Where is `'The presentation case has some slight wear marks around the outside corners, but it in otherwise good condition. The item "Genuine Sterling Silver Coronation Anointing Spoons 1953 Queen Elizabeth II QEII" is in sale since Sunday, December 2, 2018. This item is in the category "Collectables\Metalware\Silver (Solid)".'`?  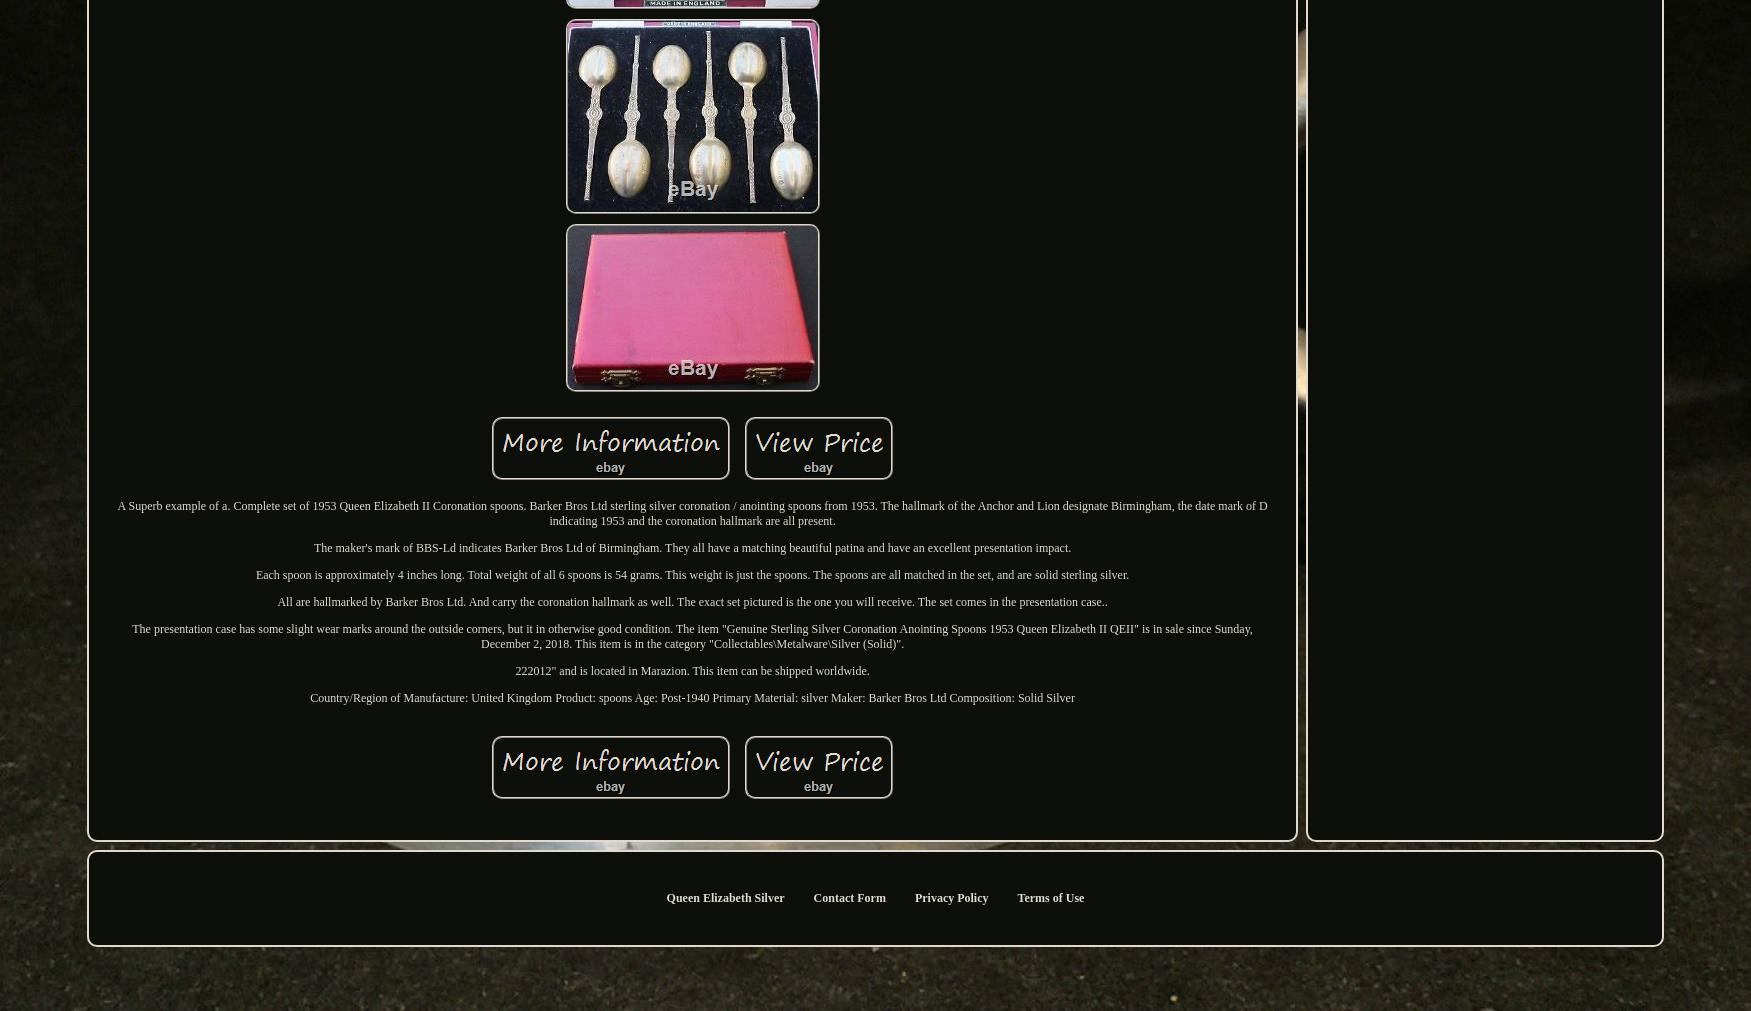 'The presentation case has some slight wear marks around the outside corners, but it in otherwise good condition. The item "Genuine Sterling Silver Coronation Anointing Spoons 1953 Queen Elizabeth II QEII" is in sale since Sunday, December 2, 2018. This item is in the category "Collectables\Metalware\Silver (Solid)".' is located at coordinates (691, 636).